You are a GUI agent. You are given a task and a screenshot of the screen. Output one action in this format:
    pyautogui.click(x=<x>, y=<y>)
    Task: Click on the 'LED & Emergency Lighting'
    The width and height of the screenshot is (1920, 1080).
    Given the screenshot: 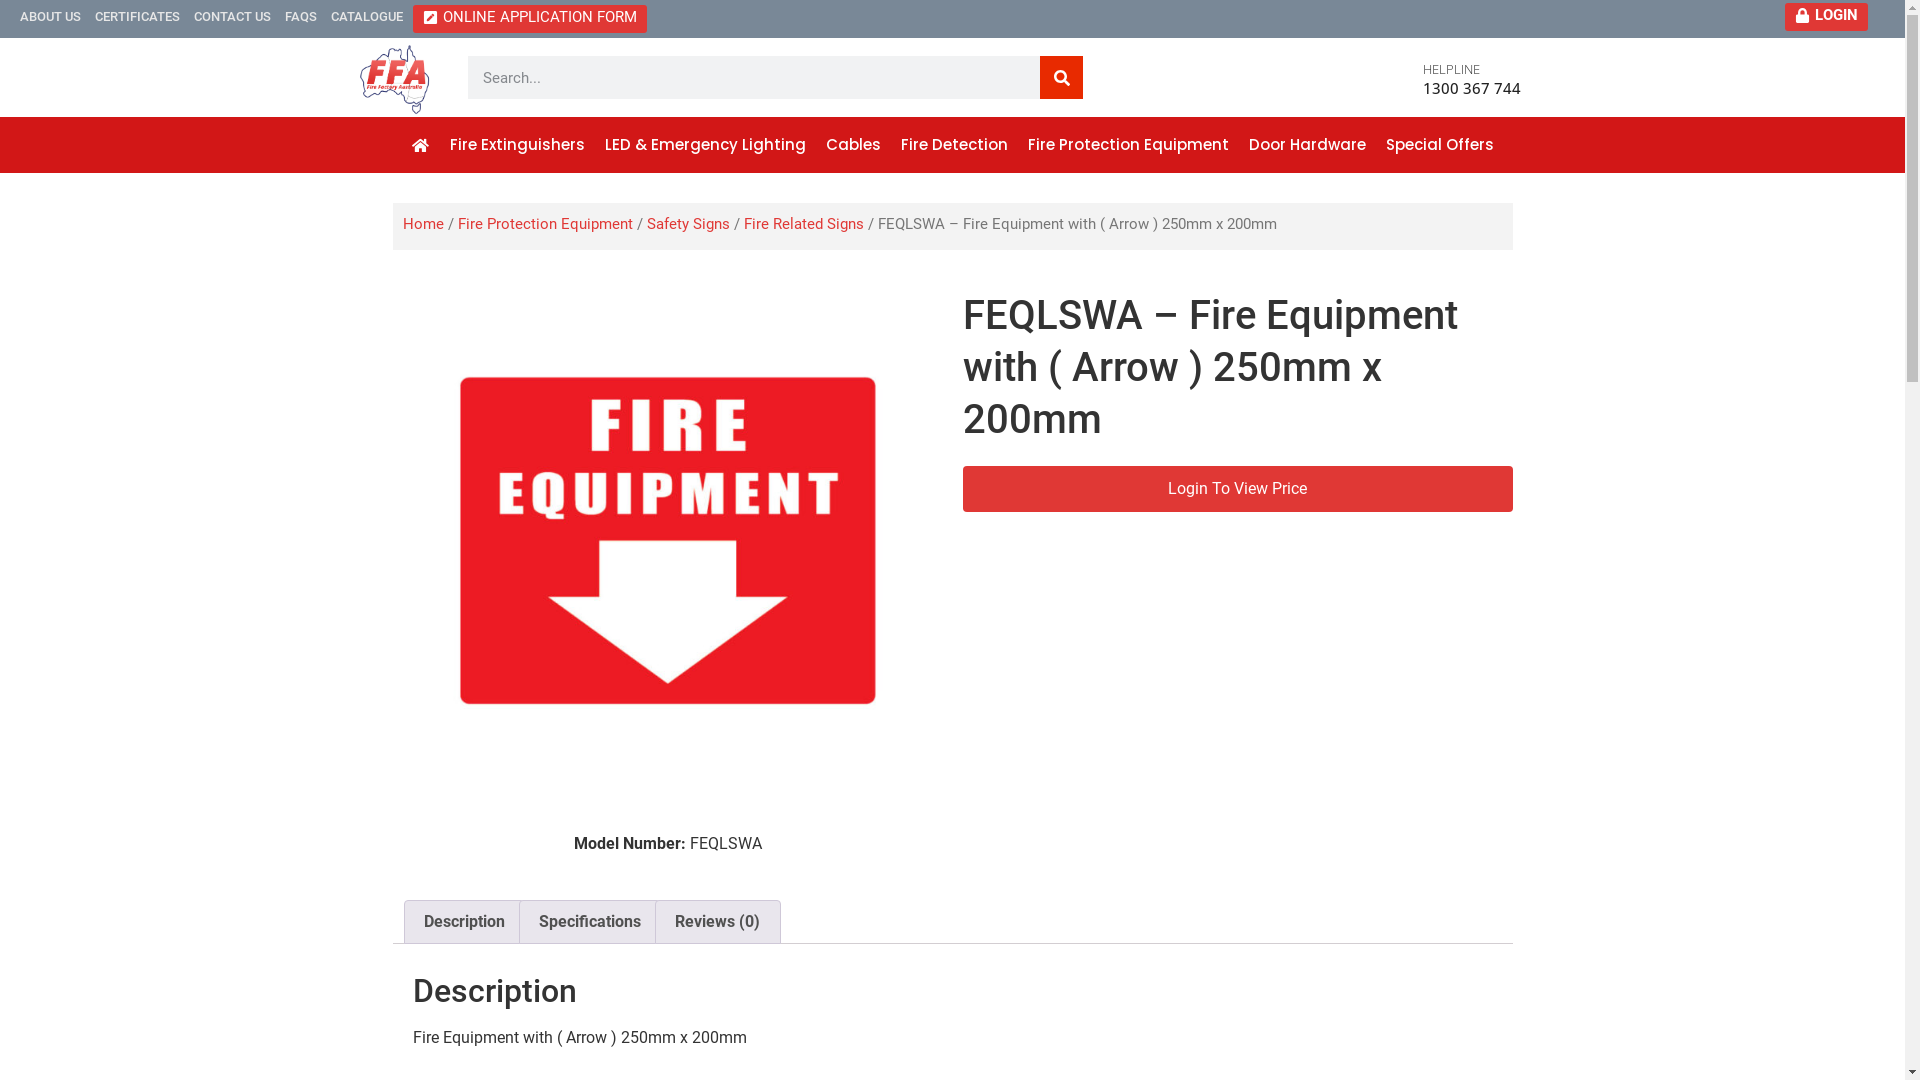 What is the action you would take?
    pyautogui.click(x=705, y=144)
    